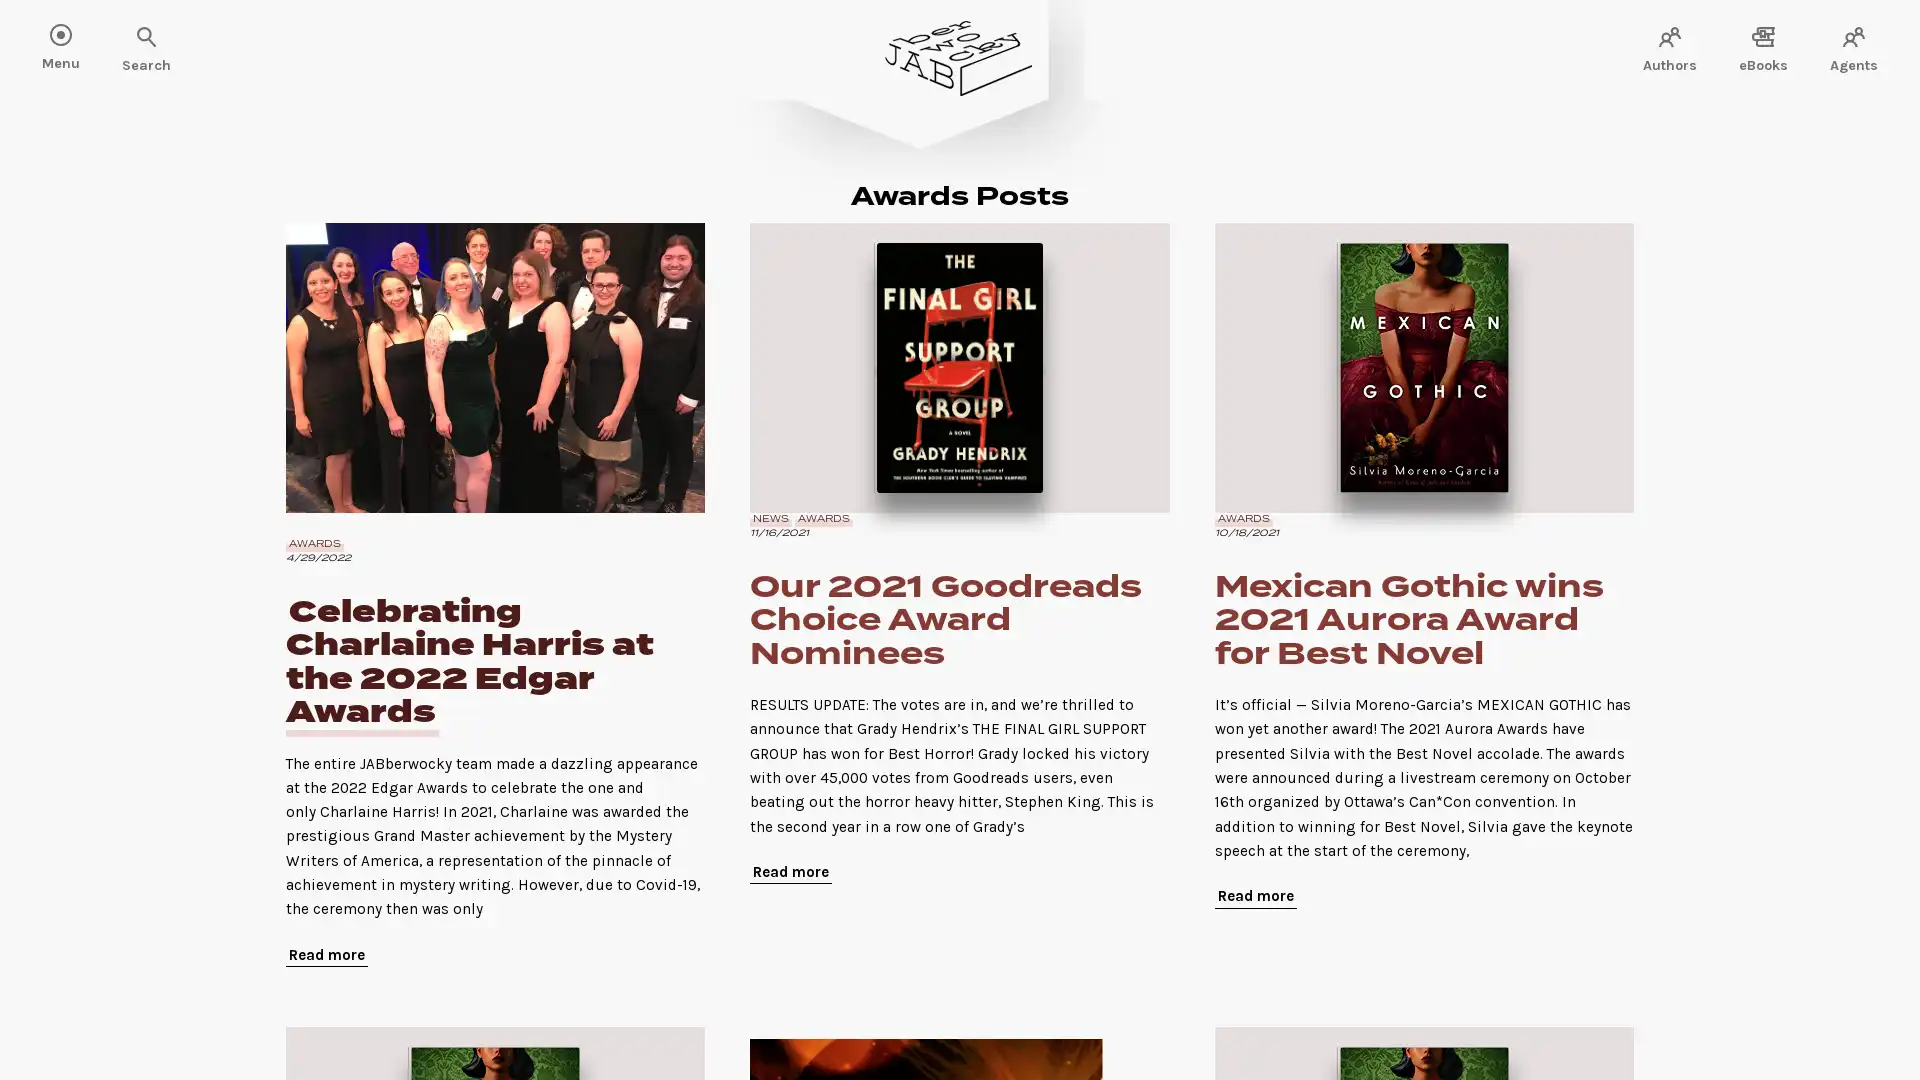 This screenshot has height=1080, width=1920. Describe the element at coordinates (80, 38) in the screenshot. I see `Search` at that location.